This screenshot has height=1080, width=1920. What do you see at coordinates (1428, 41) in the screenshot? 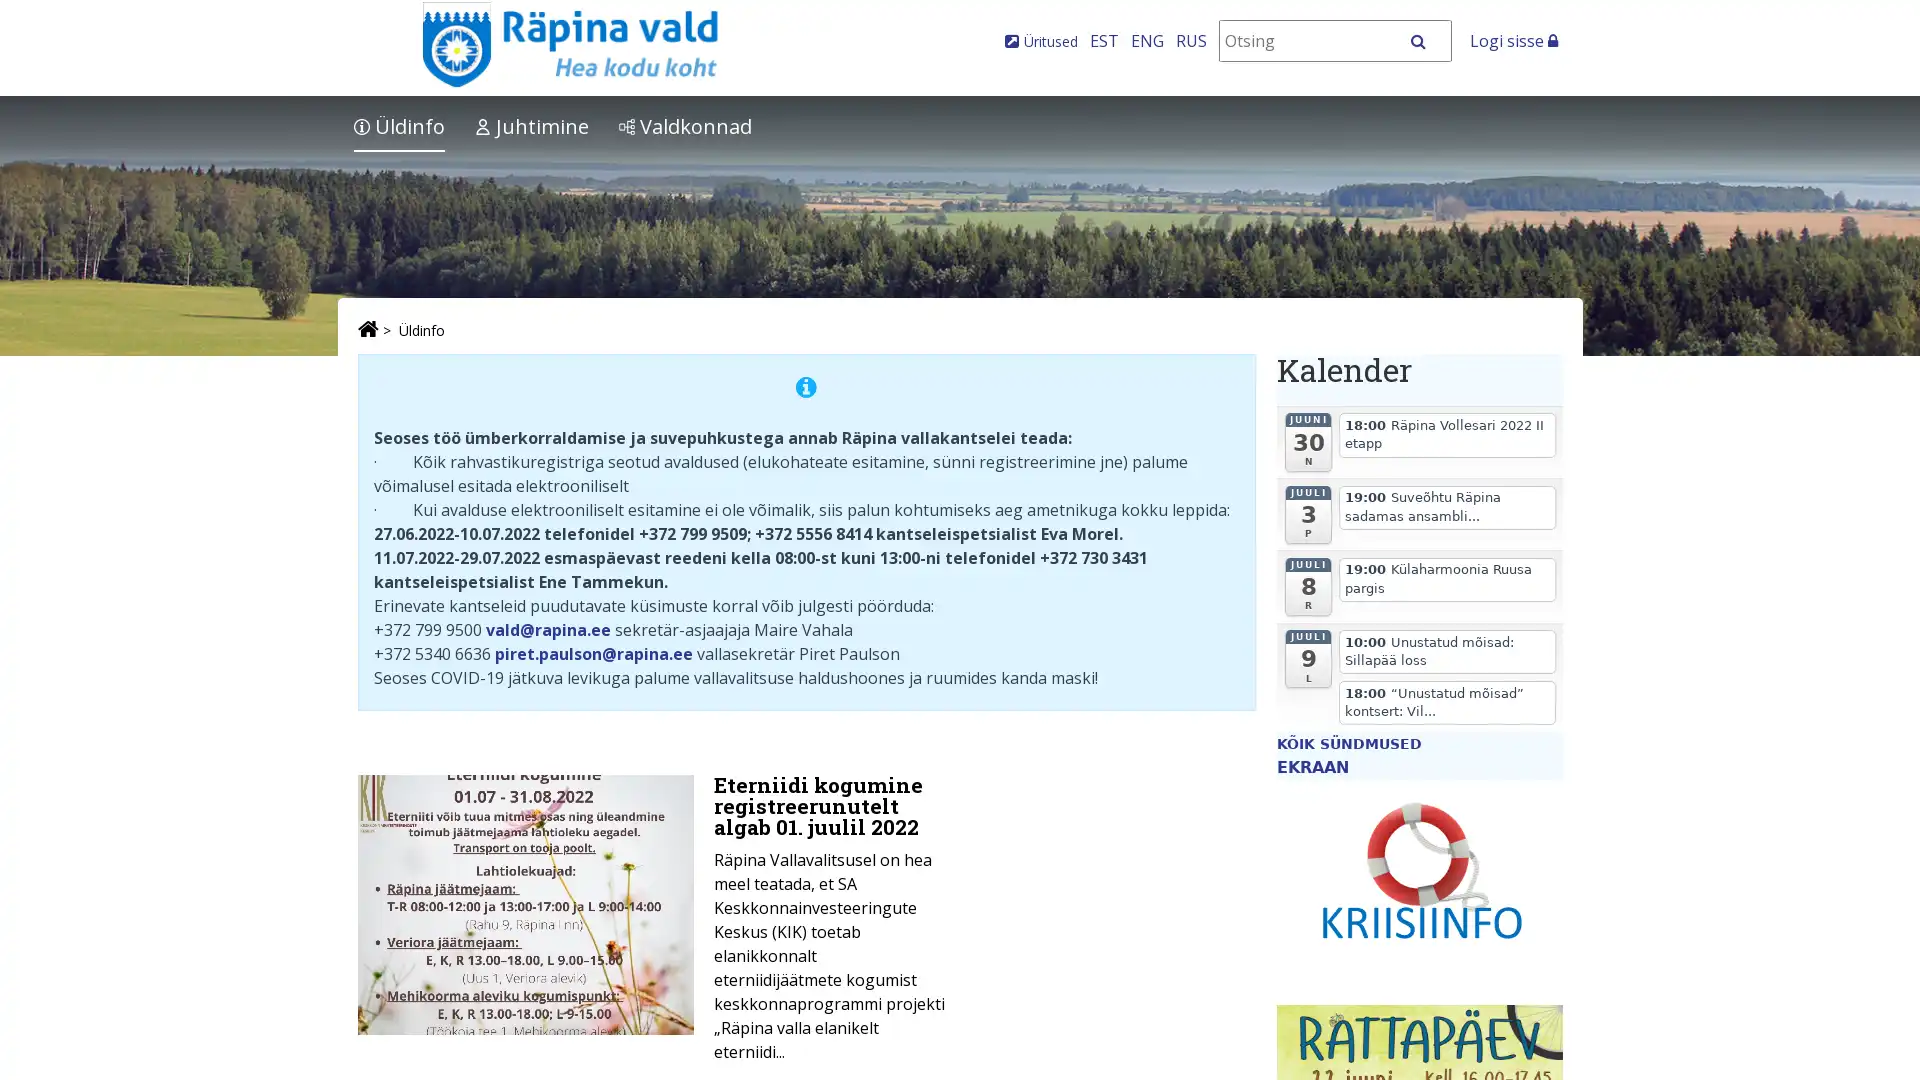
I see `OTSI` at bounding box center [1428, 41].